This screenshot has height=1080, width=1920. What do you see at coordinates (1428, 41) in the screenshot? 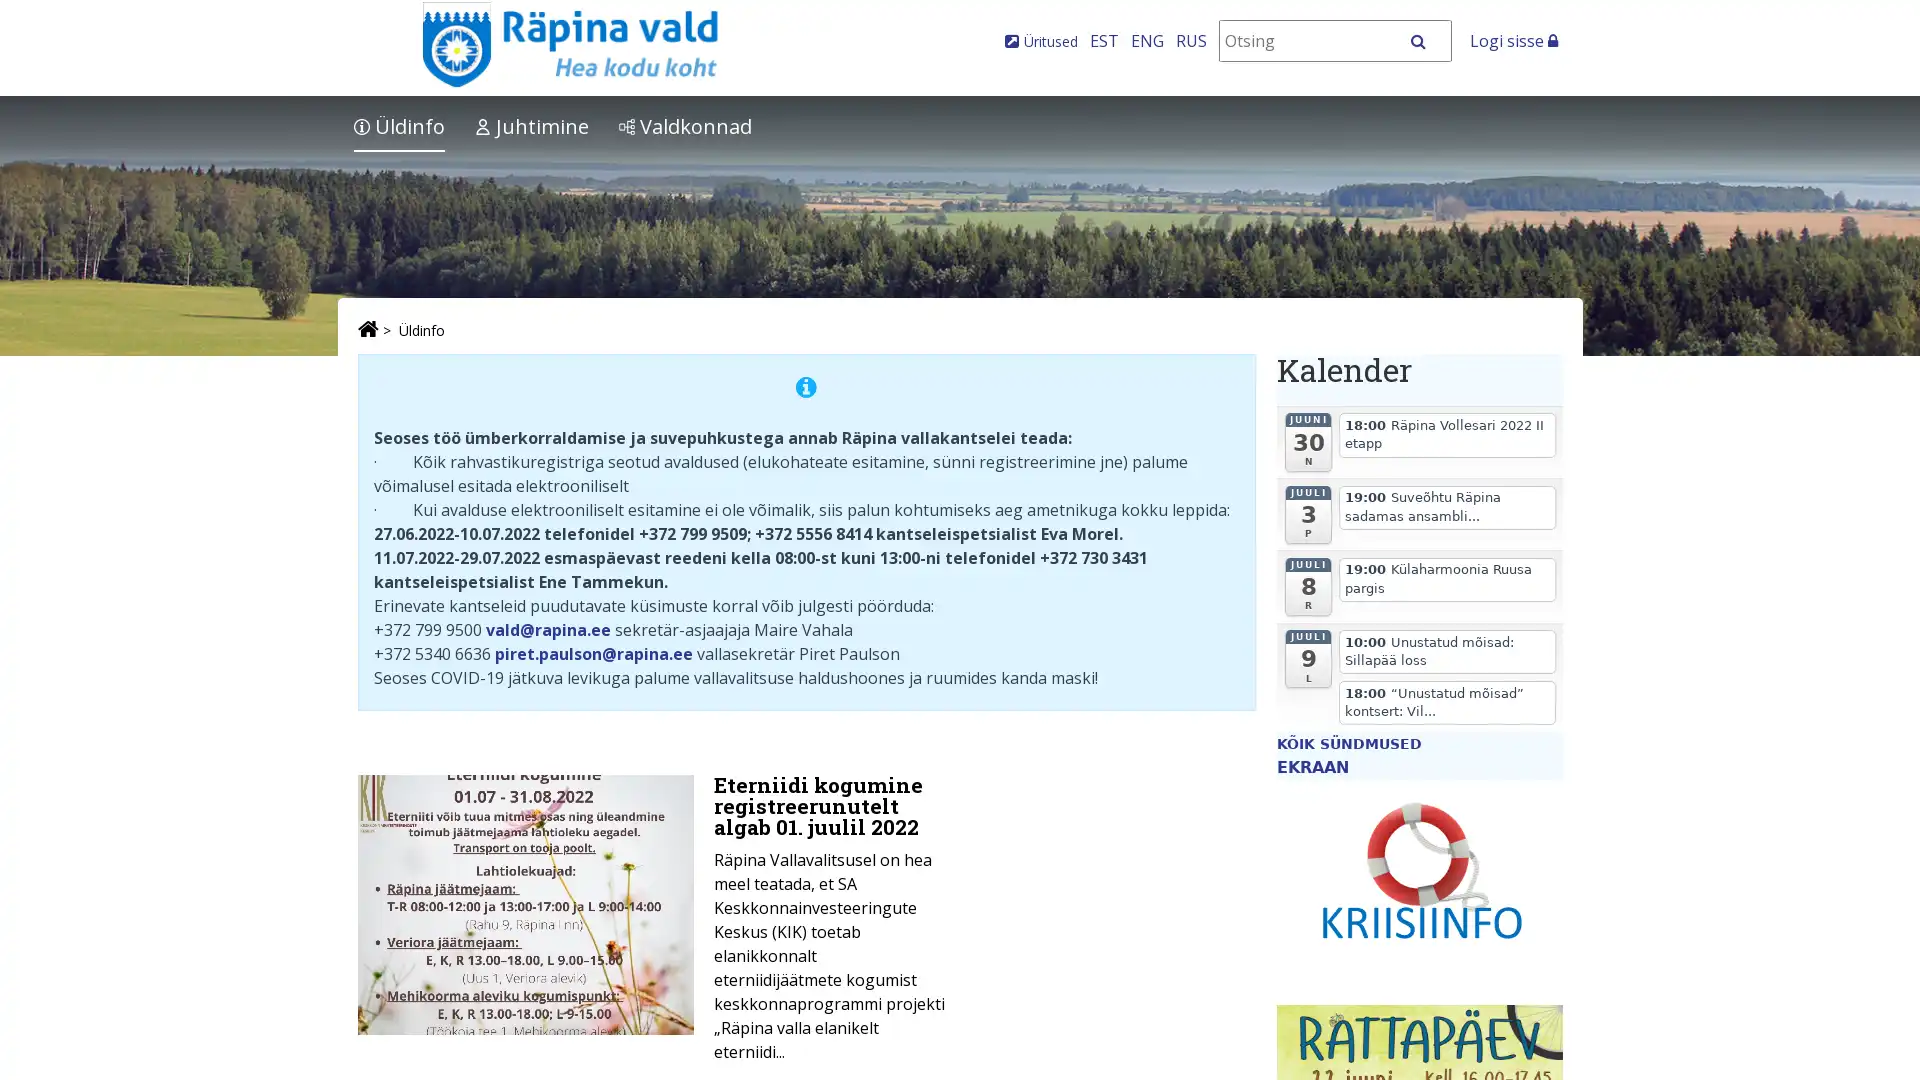
I see `OTSI` at bounding box center [1428, 41].